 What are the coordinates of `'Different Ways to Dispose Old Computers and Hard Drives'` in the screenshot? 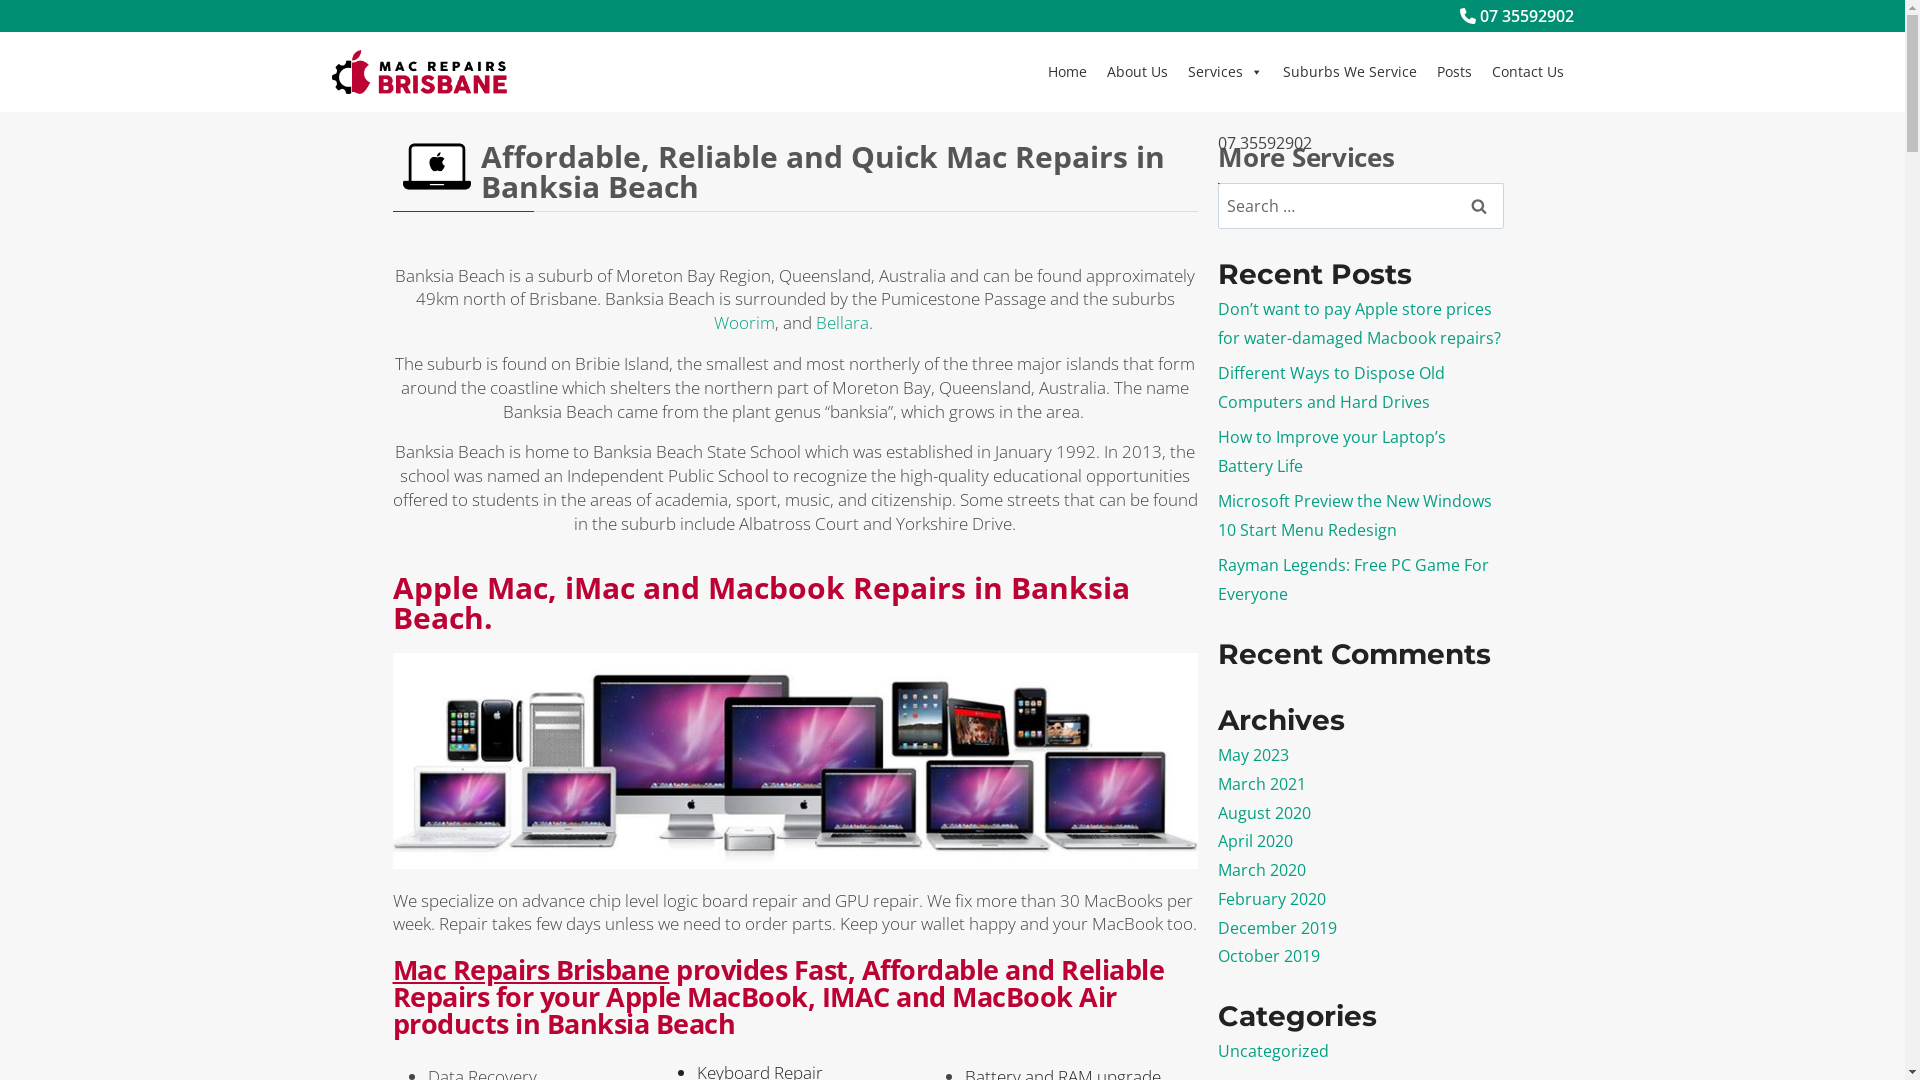 It's located at (1331, 387).